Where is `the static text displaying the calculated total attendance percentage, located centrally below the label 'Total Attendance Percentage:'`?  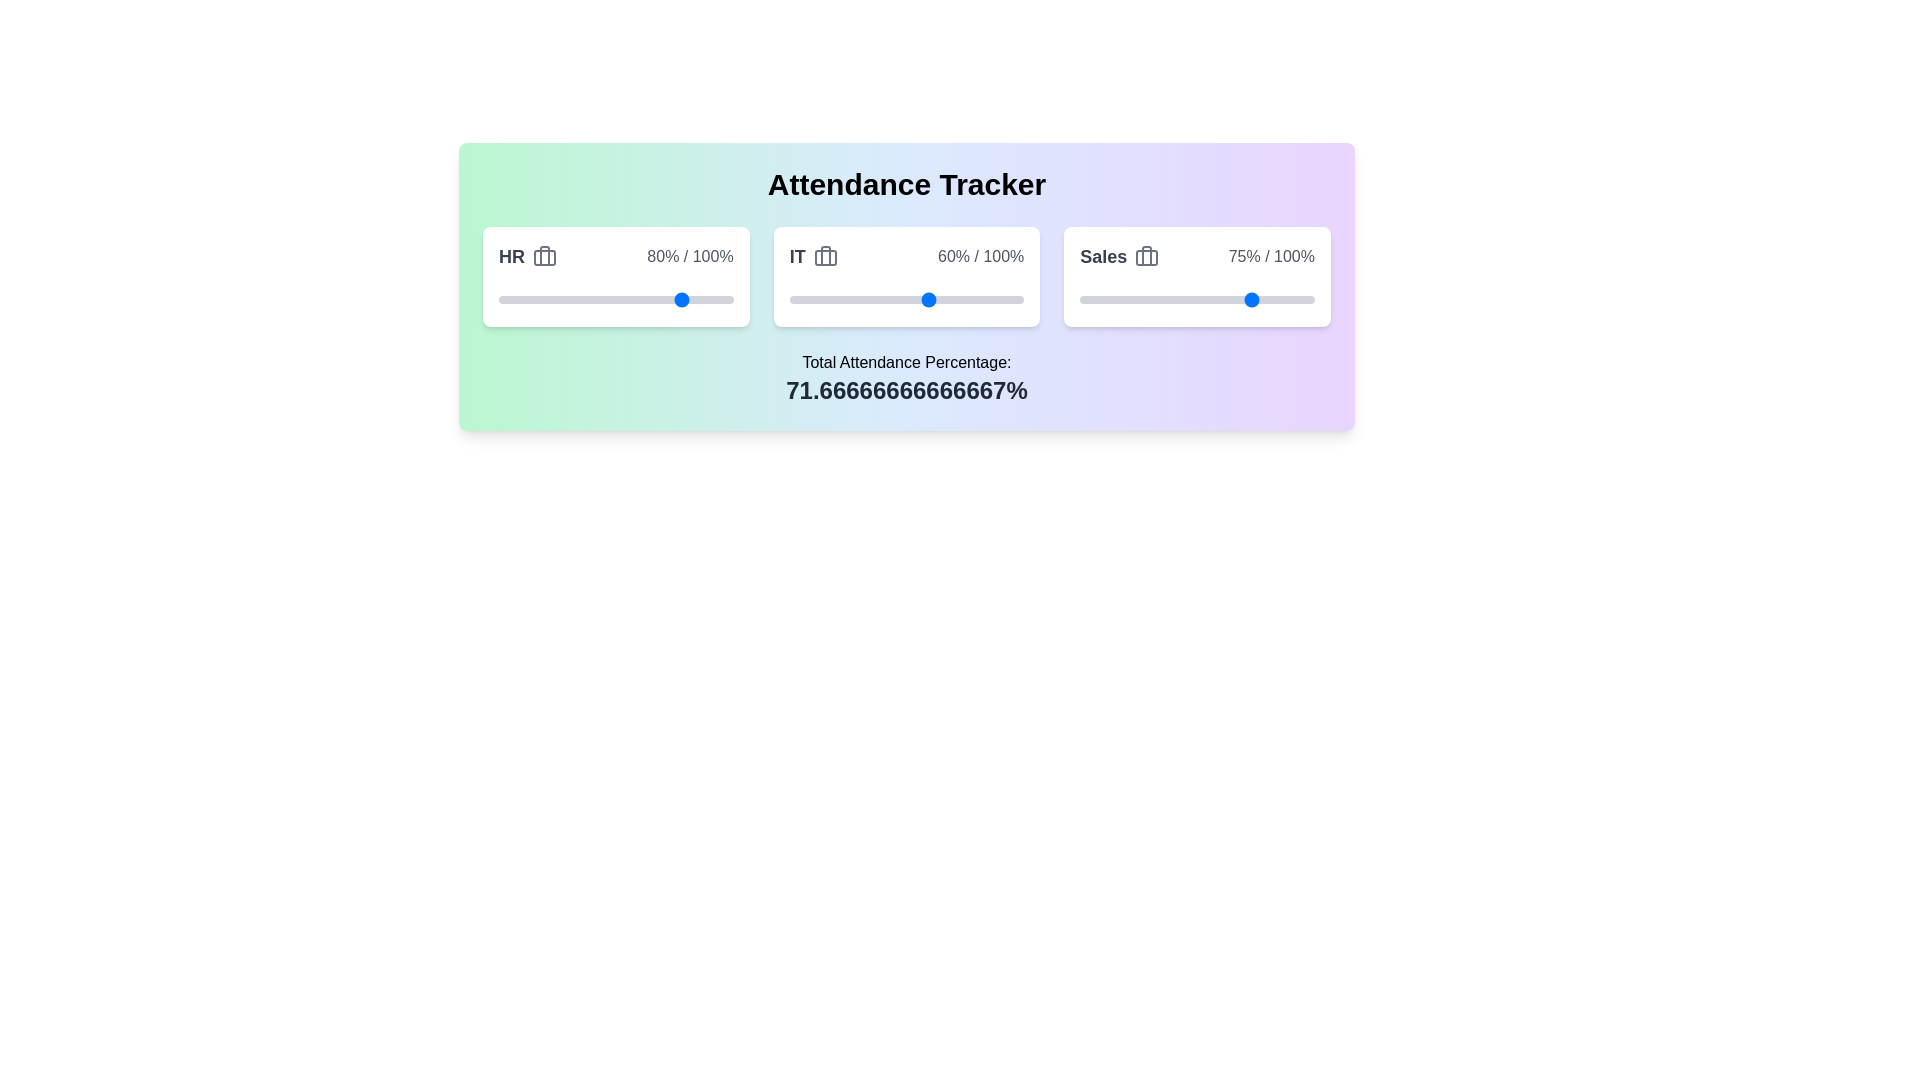
the static text displaying the calculated total attendance percentage, located centrally below the label 'Total Attendance Percentage:' is located at coordinates (906, 390).